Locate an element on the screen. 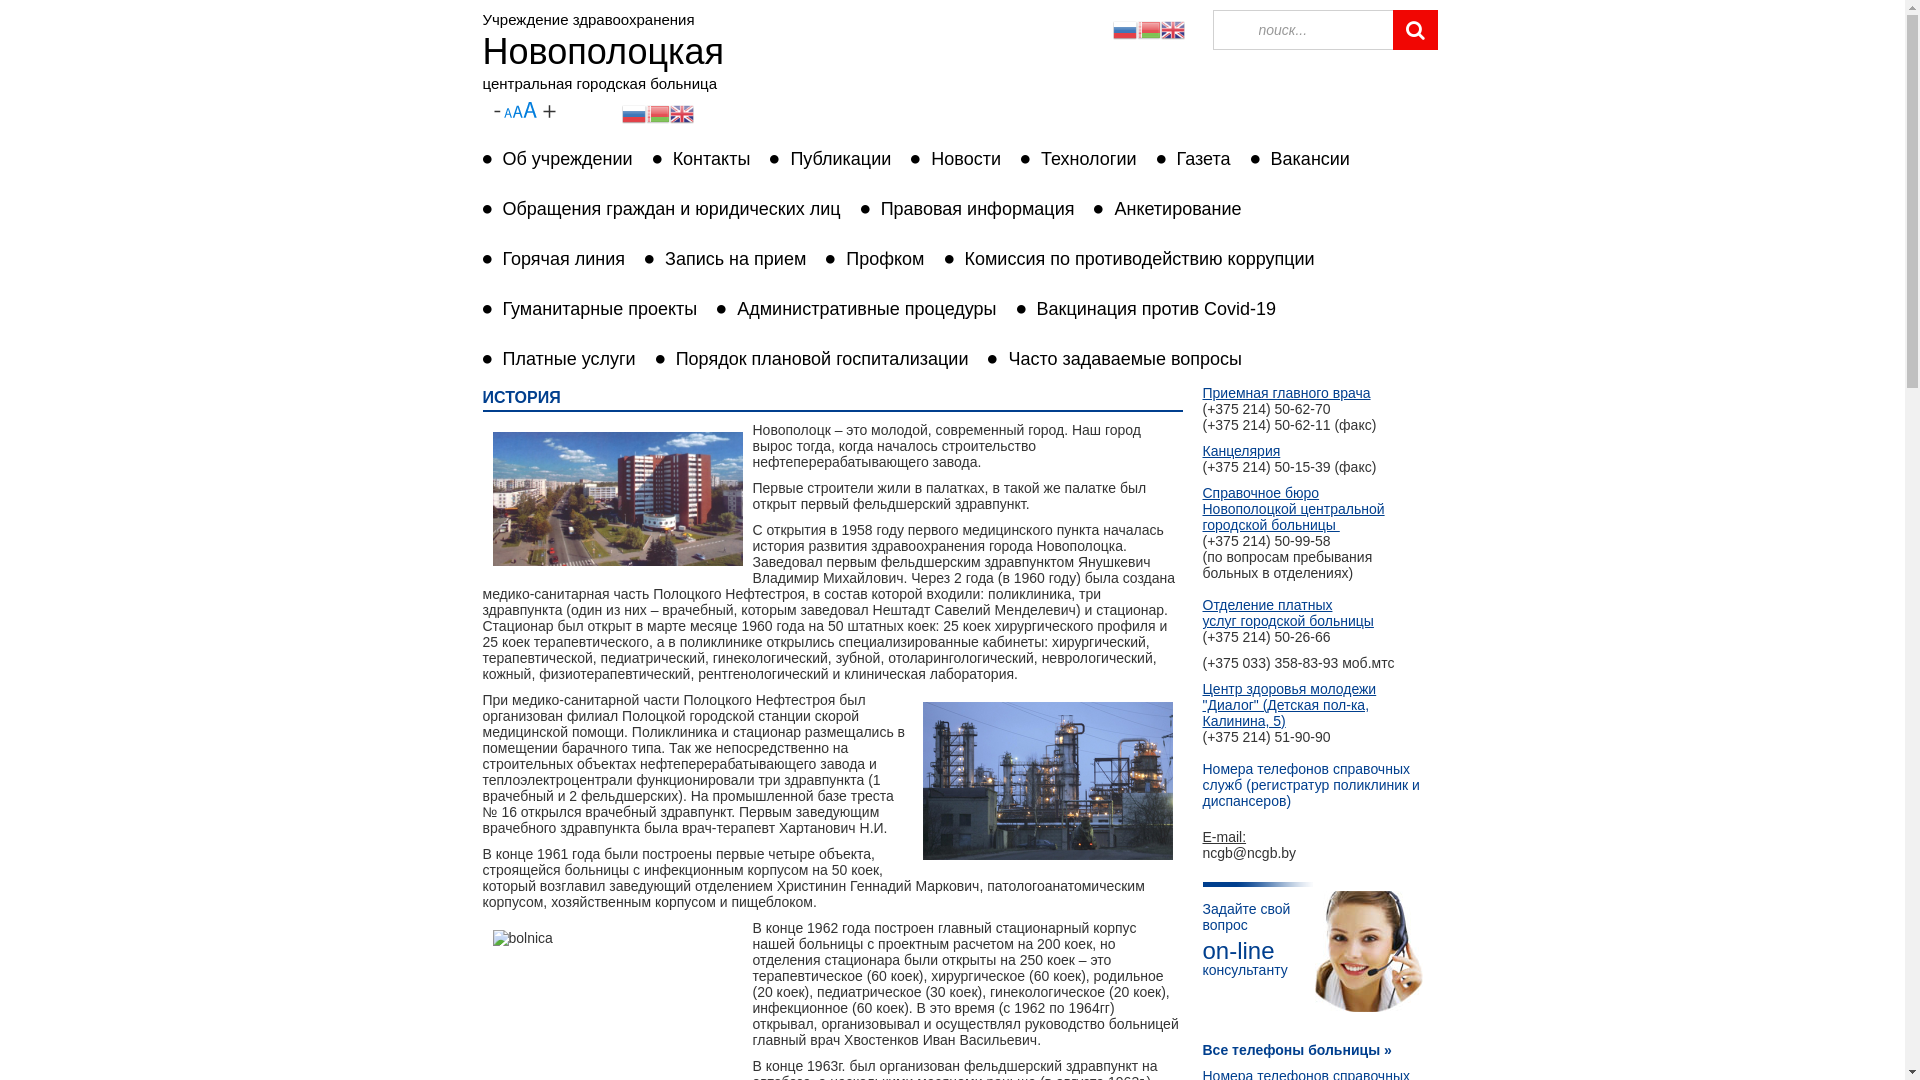 This screenshot has width=1920, height=1080. 'Belarusian' is located at coordinates (1147, 29).